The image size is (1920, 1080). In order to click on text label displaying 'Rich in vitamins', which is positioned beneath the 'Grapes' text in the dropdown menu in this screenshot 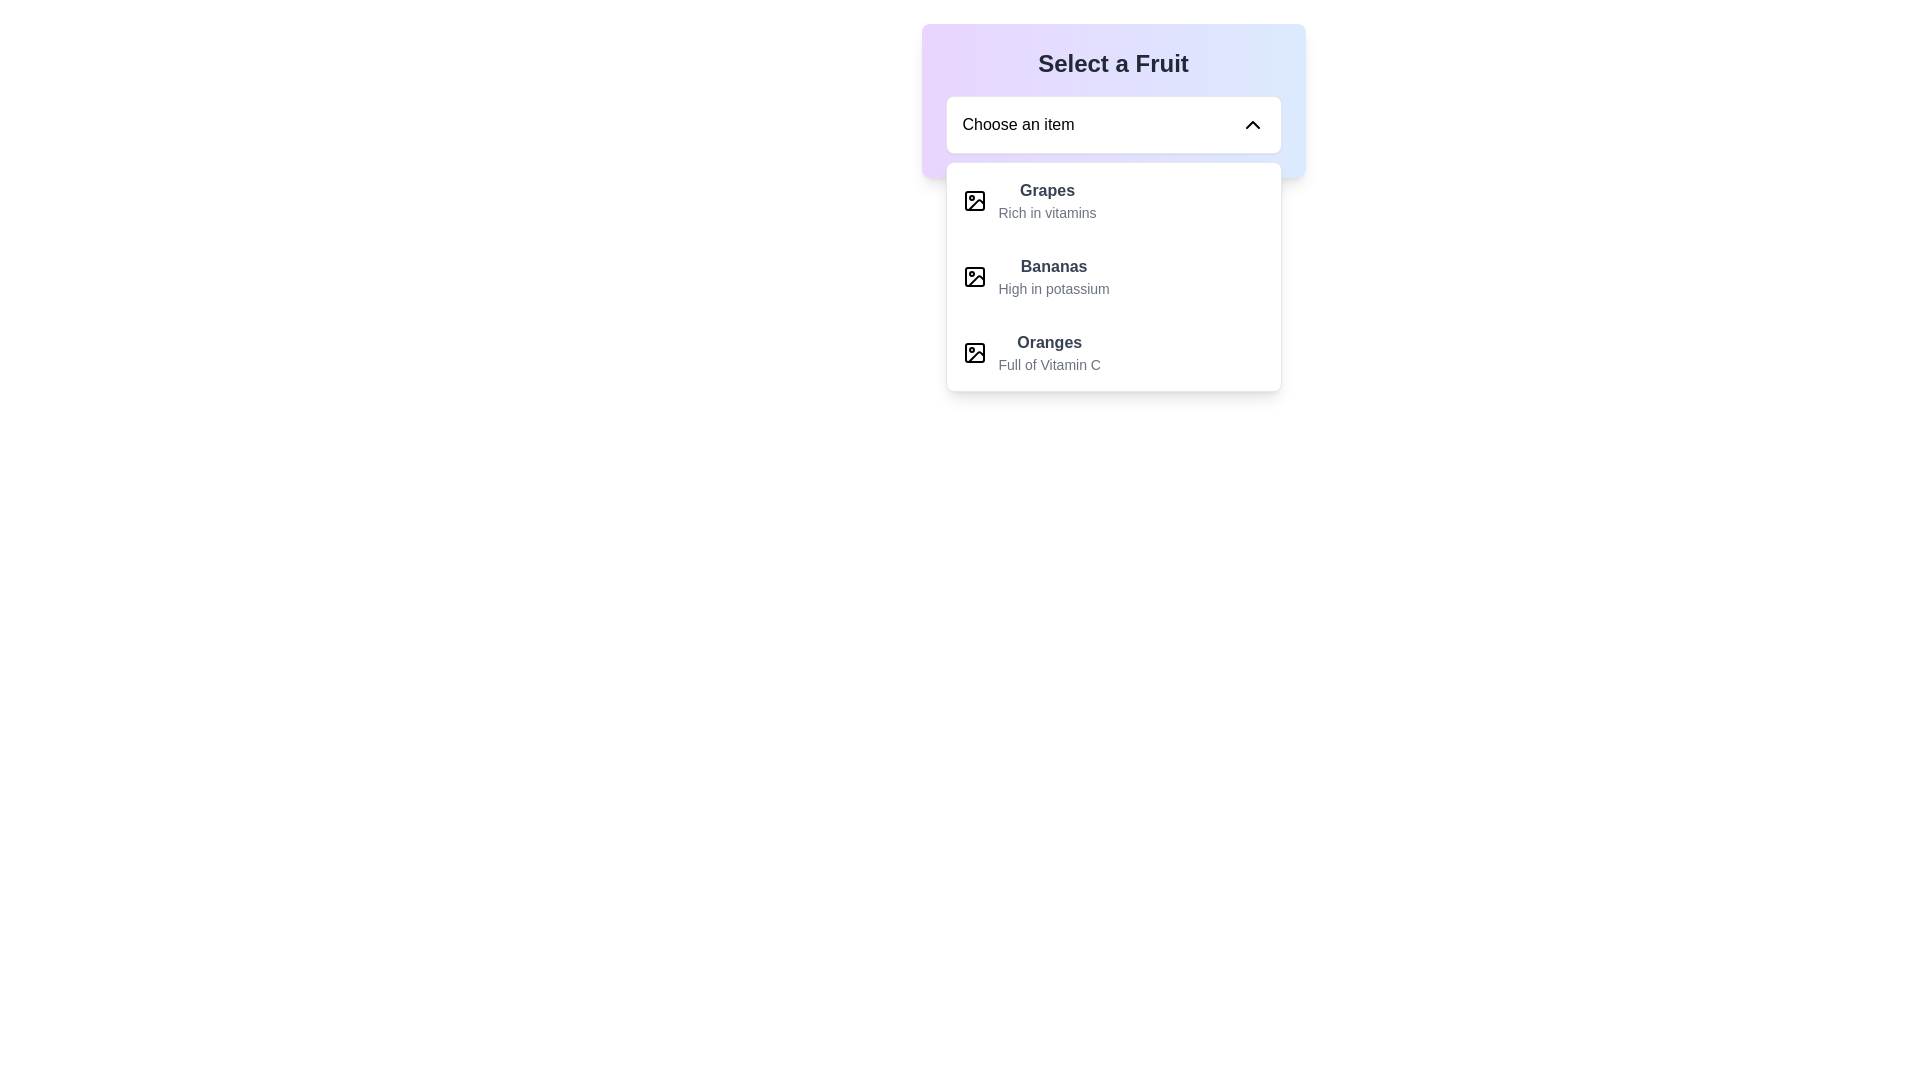, I will do `click(1046, 212)`.